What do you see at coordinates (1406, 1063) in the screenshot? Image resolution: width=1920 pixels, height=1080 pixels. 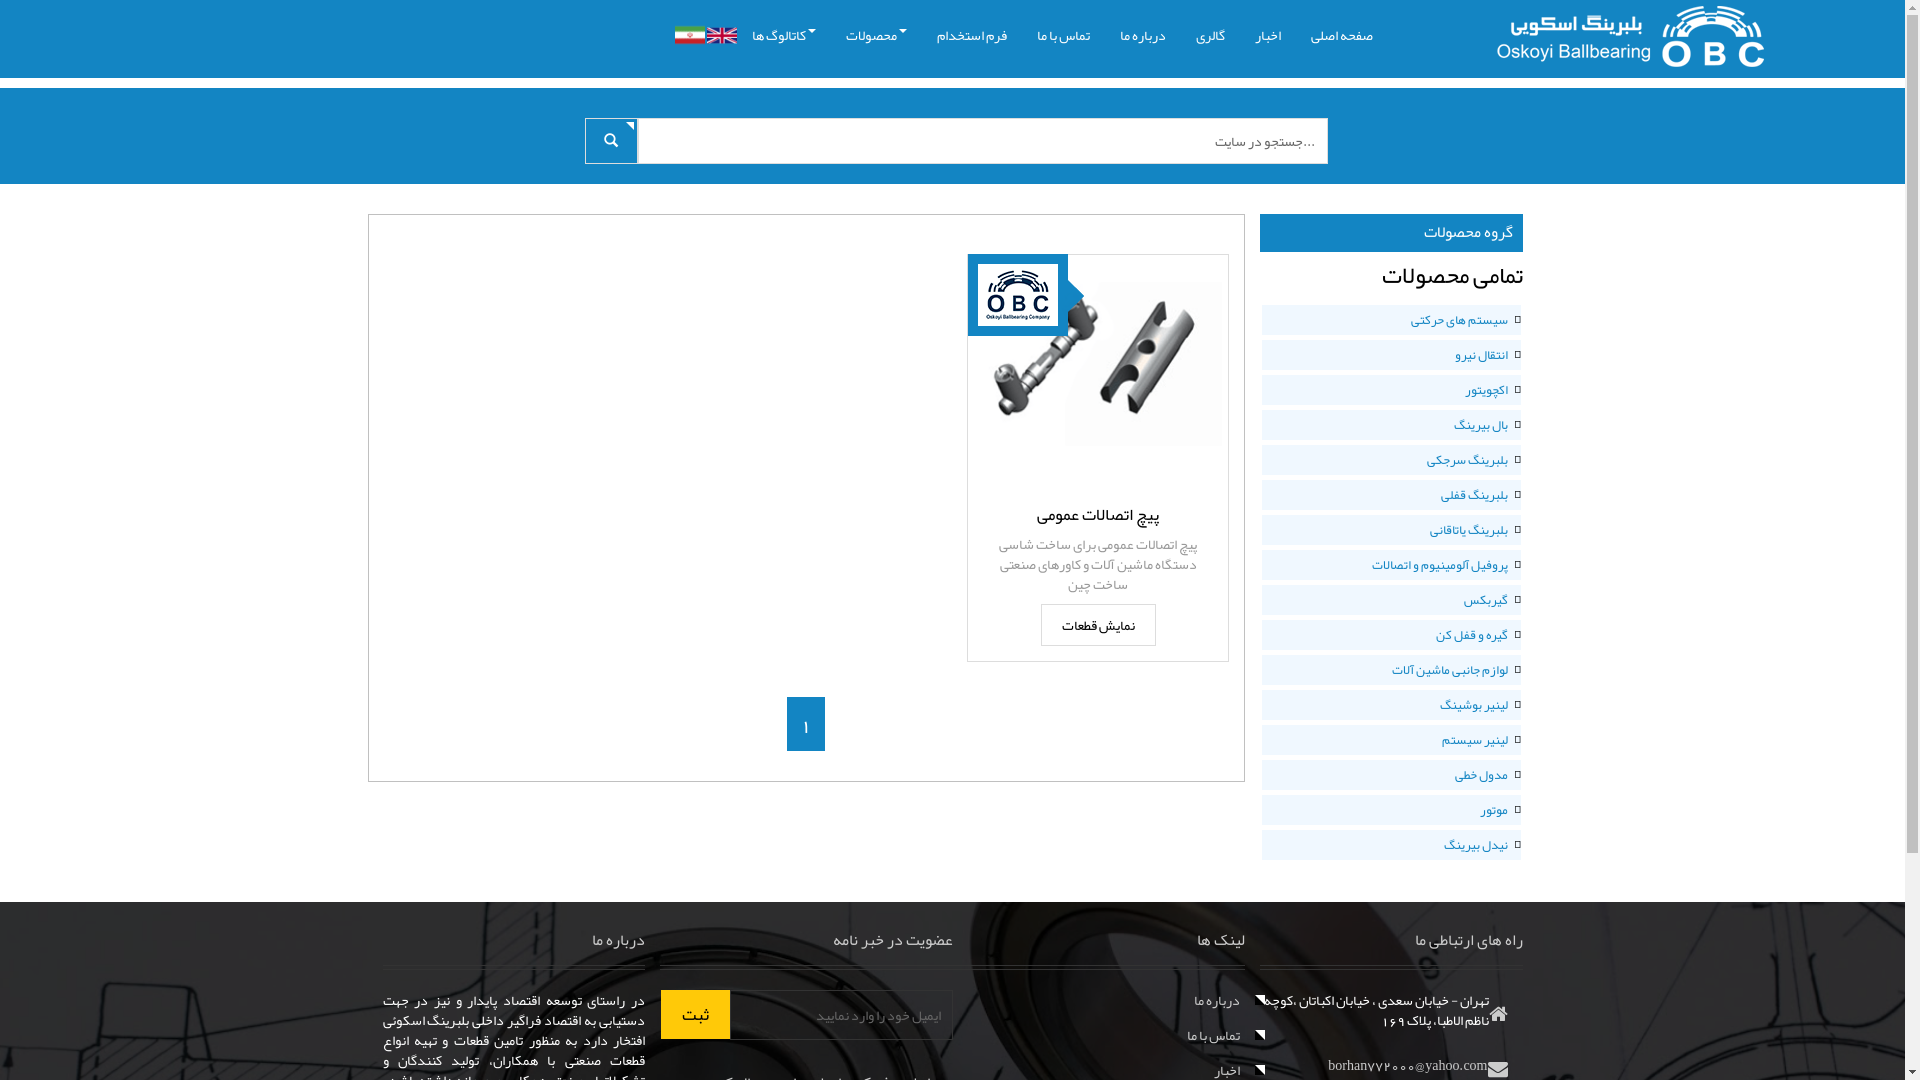 I see `'borhan772000@yahoo.com'` at bounding box center [1406, 1063].